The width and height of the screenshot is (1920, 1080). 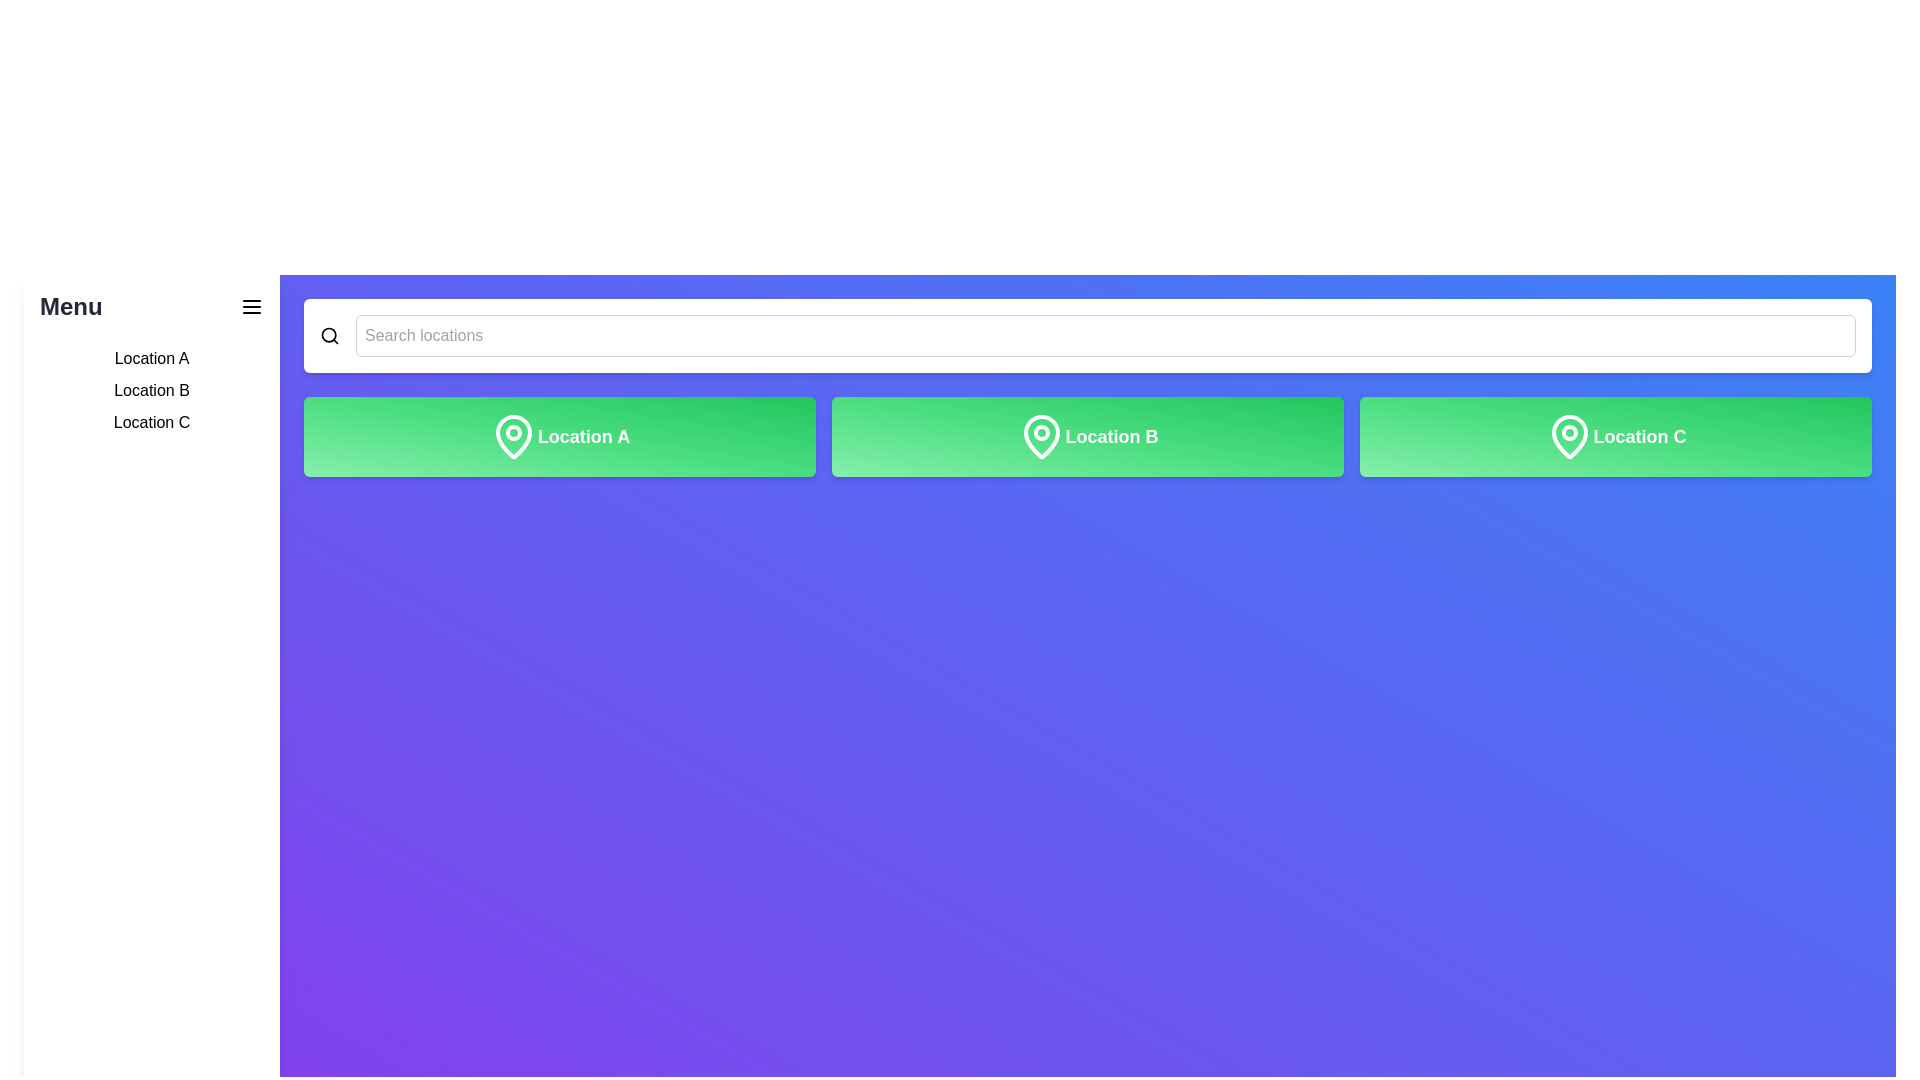 I want to click on the map pin icon located in the top-left region of the card labeled 'Location A', which features a circular outline and a gradient green background, so click(x=513, y=435).